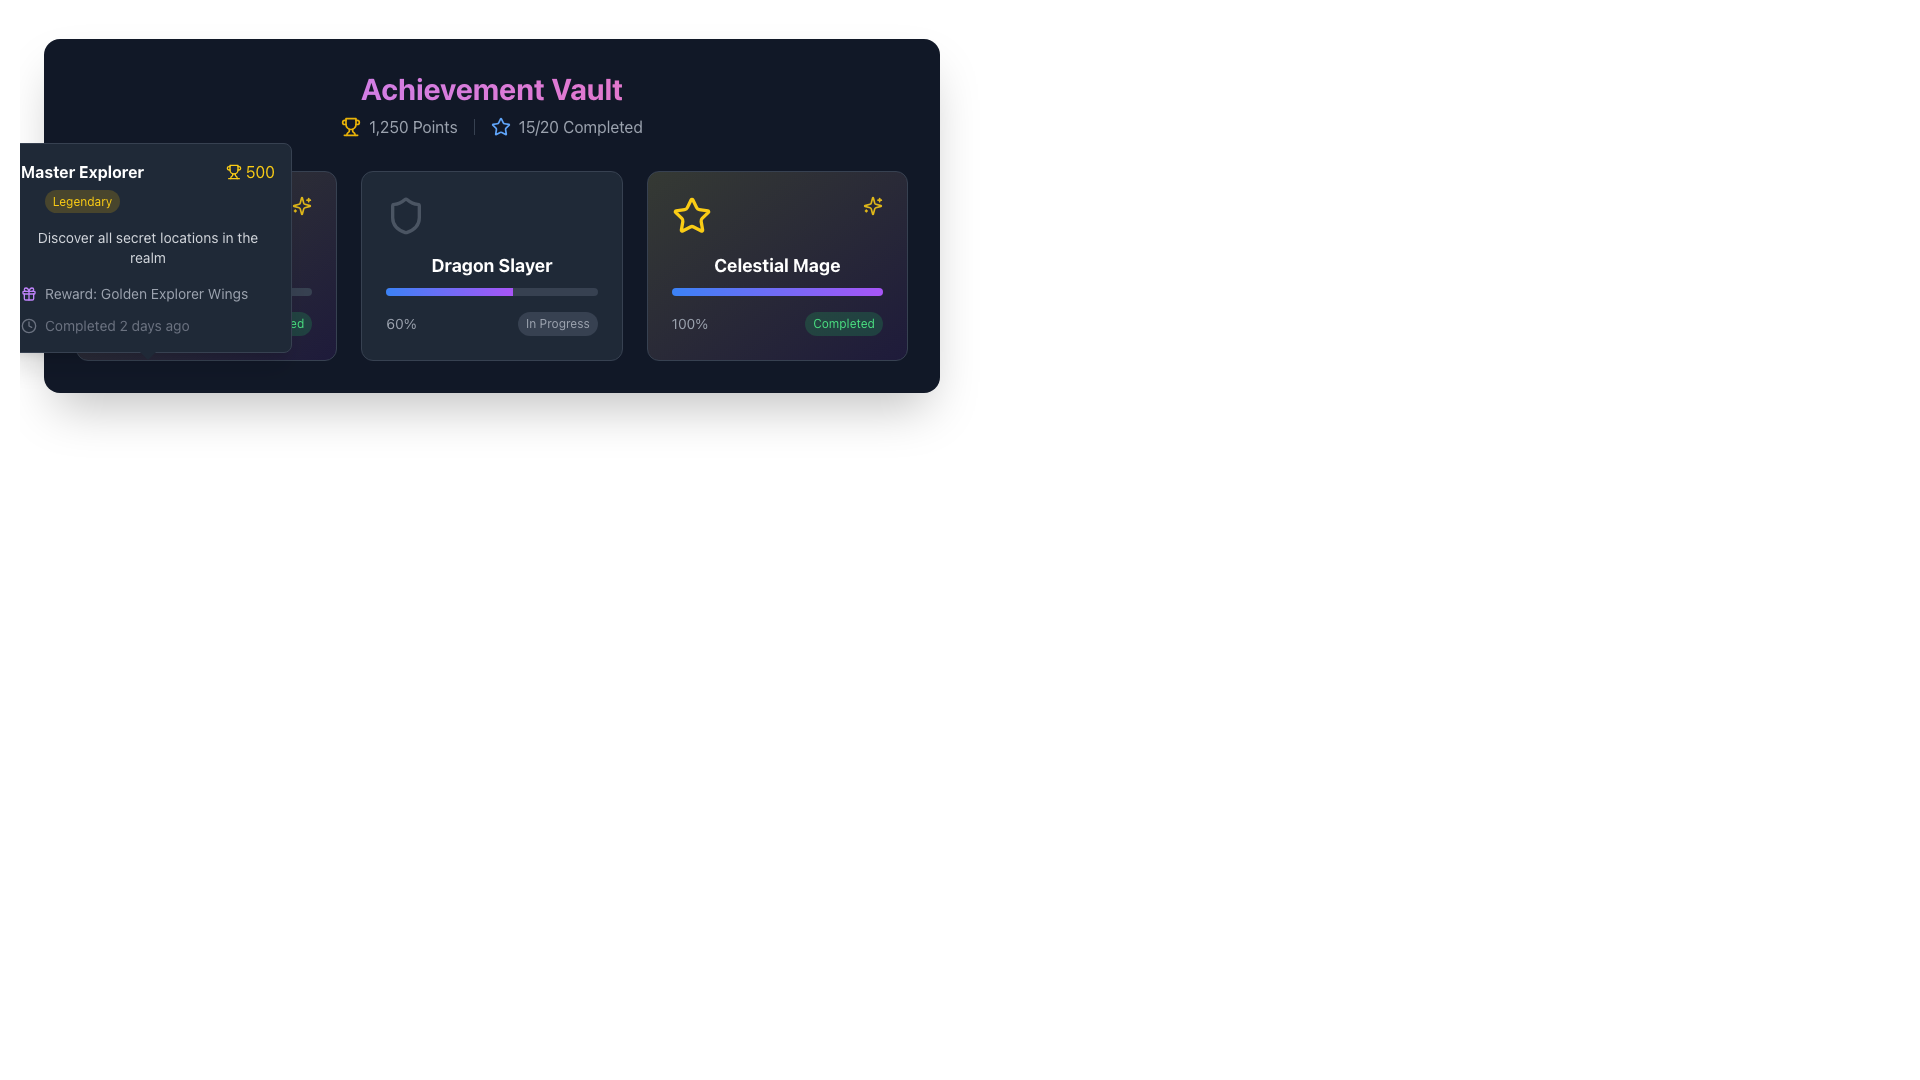  I want to click on the static text label displaying '60%' which is styled in gray and positioned to the left of the 'In Progress' label in the second card of a three-card layout, so click(400, 323).